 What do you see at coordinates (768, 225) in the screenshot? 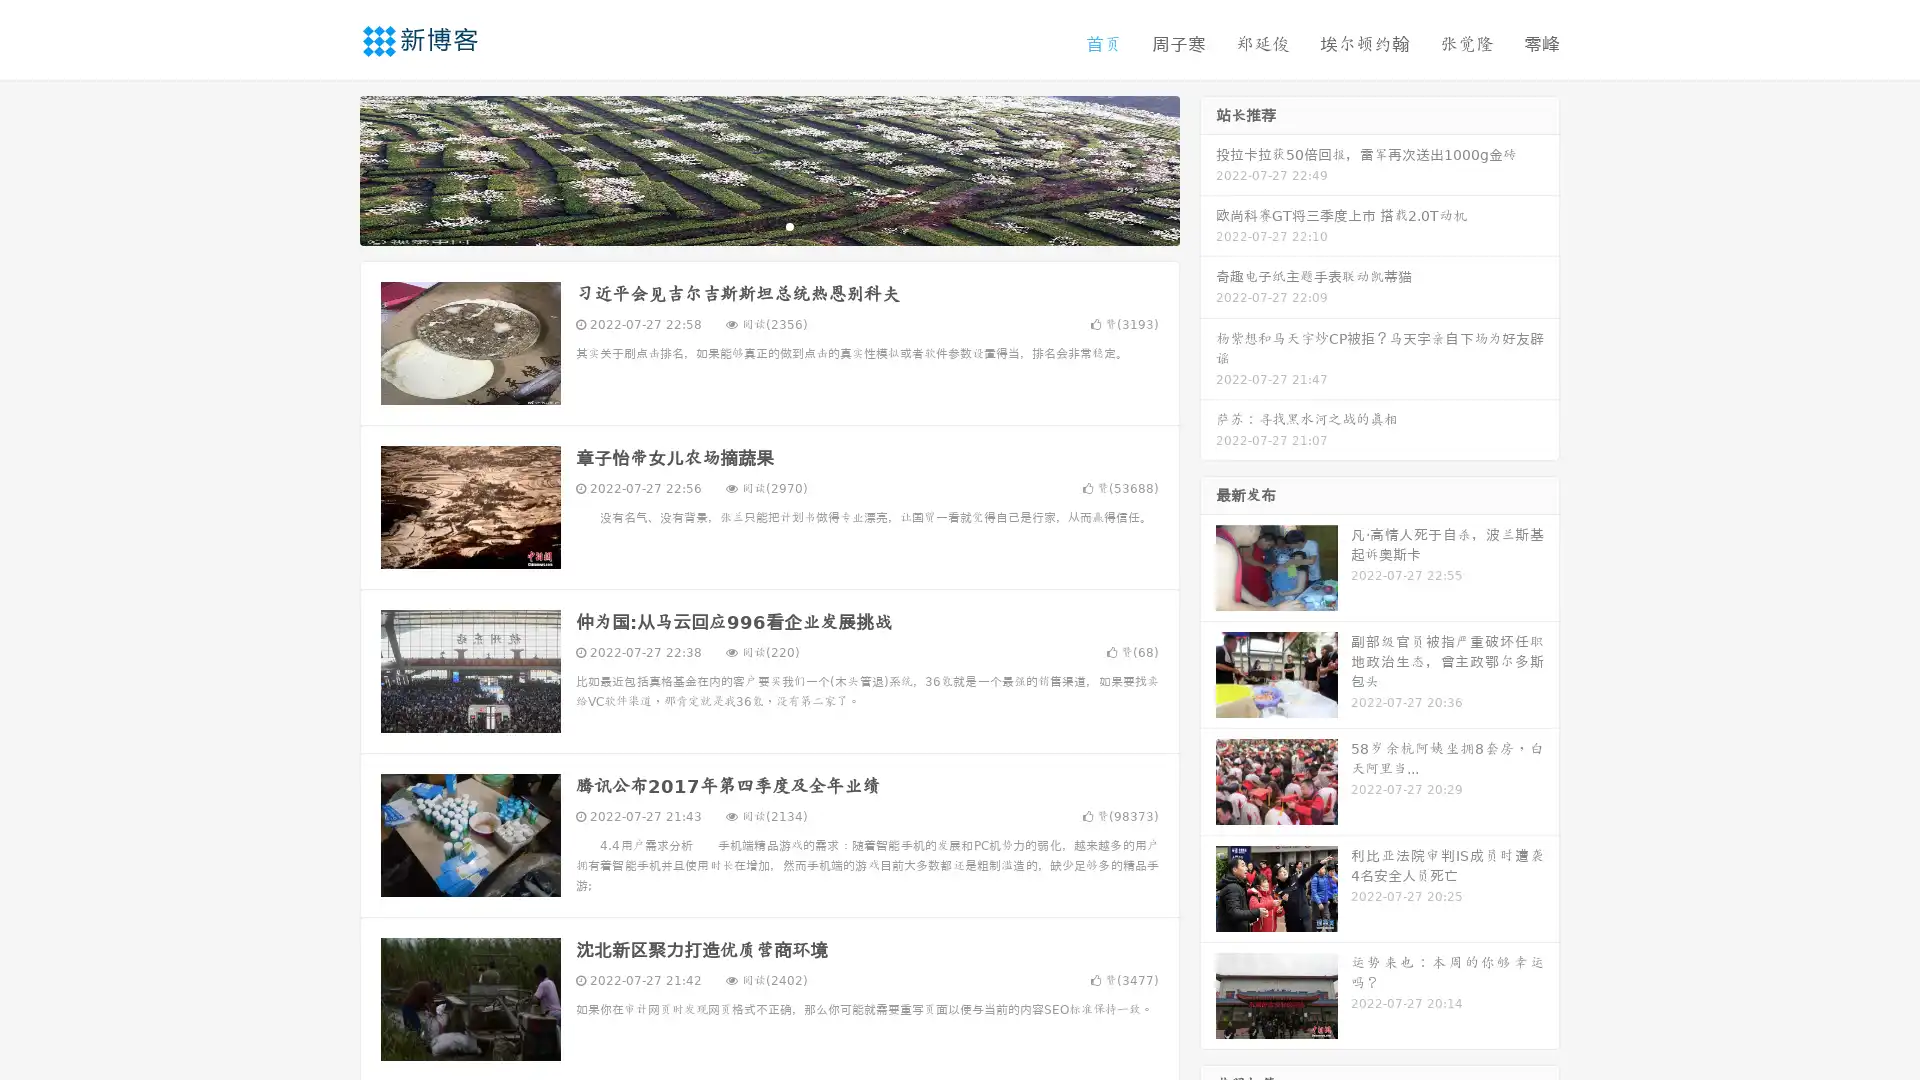
I see `Go to slide 2` at bounding box center [768, 225].